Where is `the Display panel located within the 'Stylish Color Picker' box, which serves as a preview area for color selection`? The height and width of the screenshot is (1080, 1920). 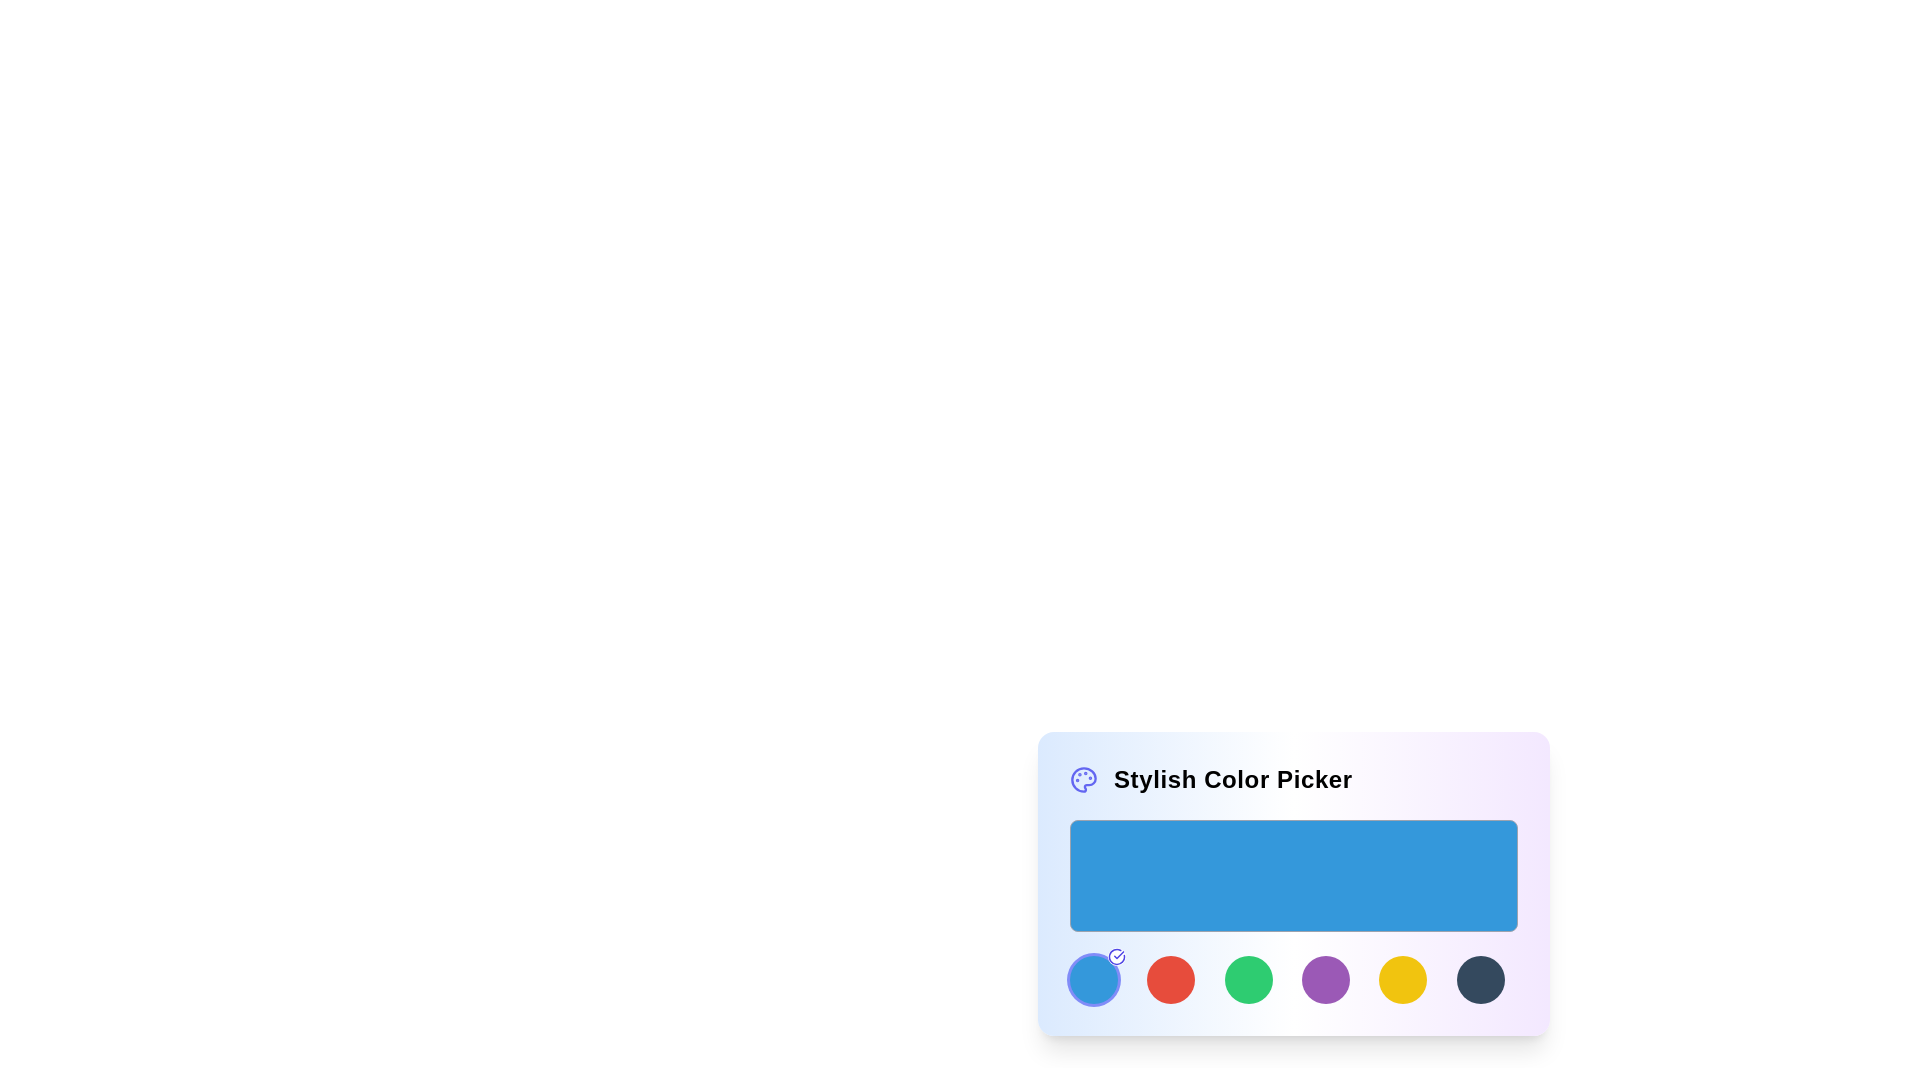
the Display panel located within the 'Stylish Color Picker' box, which serves as a preview area for color selection is located at coordinates (1294, 911).